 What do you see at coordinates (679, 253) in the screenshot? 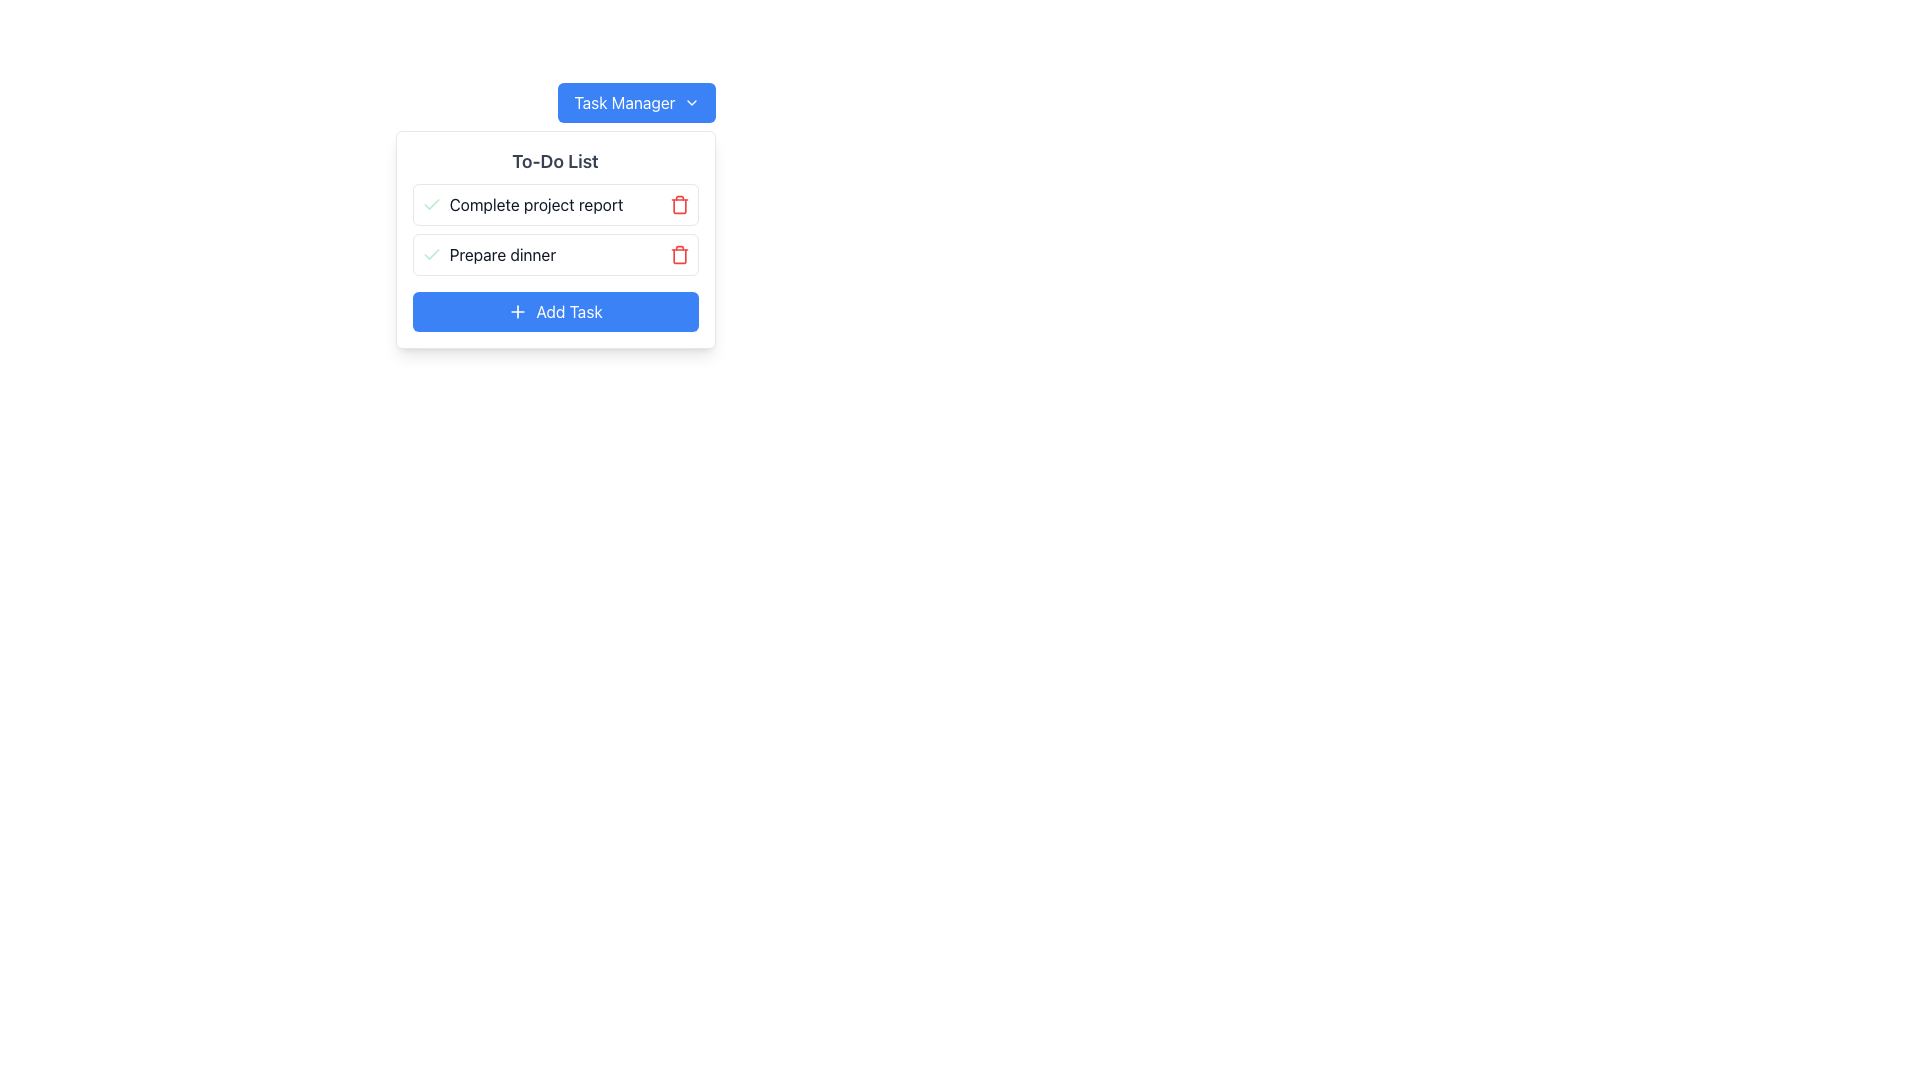
I see `the delete button for the 'Prepare dinner' task` at bounding box center [679, 253].